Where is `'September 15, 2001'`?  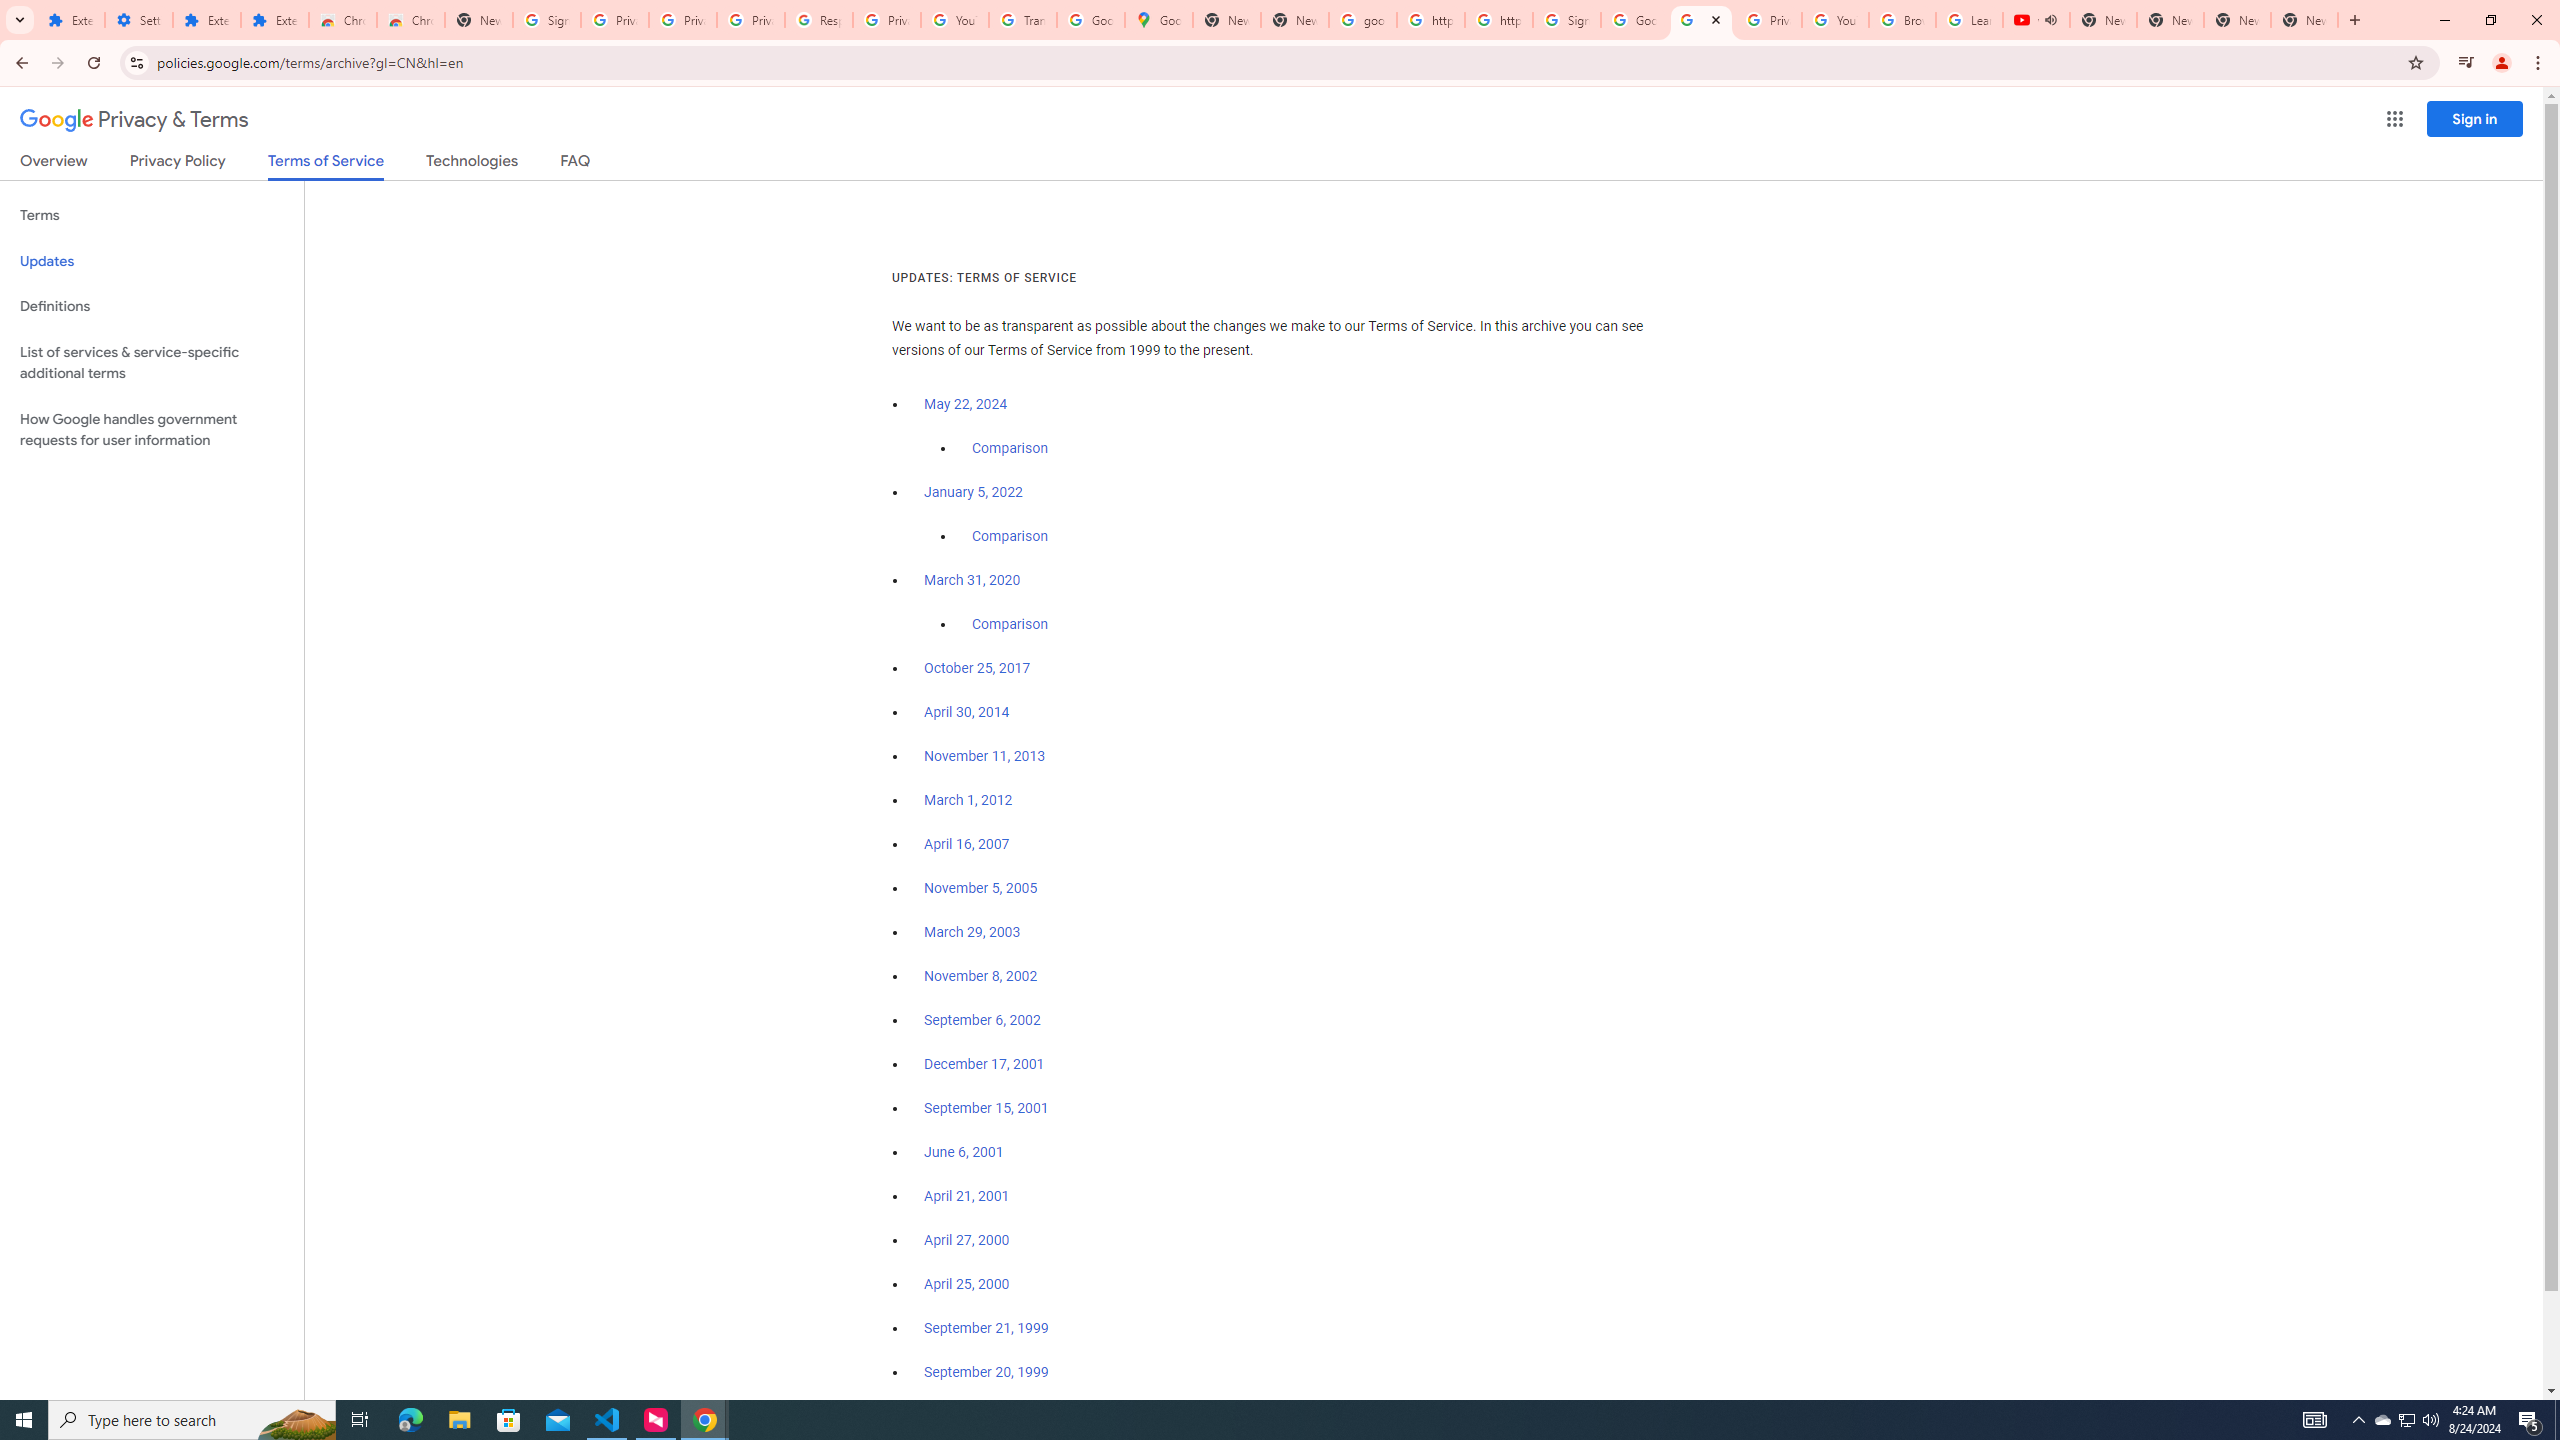 'September 15, 2001' is located at coordinates (986, 1107).